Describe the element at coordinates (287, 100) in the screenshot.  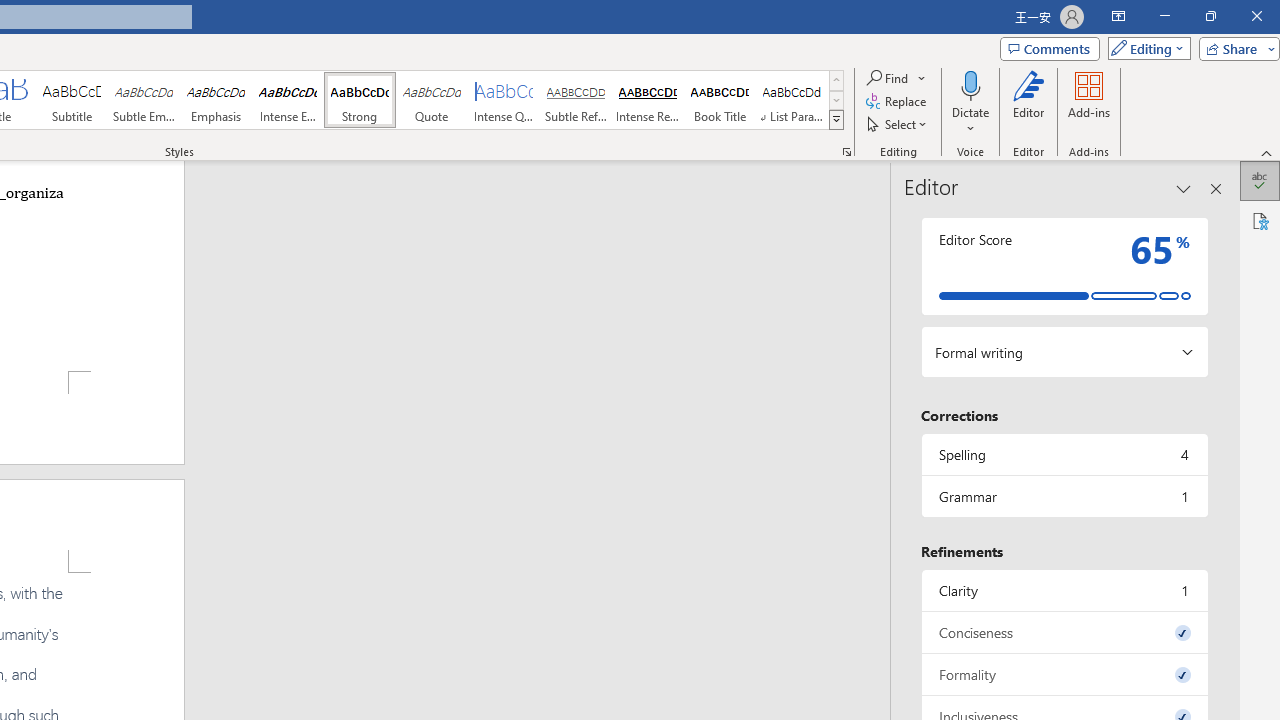
I see `'Intense Emphasis'` at that location.